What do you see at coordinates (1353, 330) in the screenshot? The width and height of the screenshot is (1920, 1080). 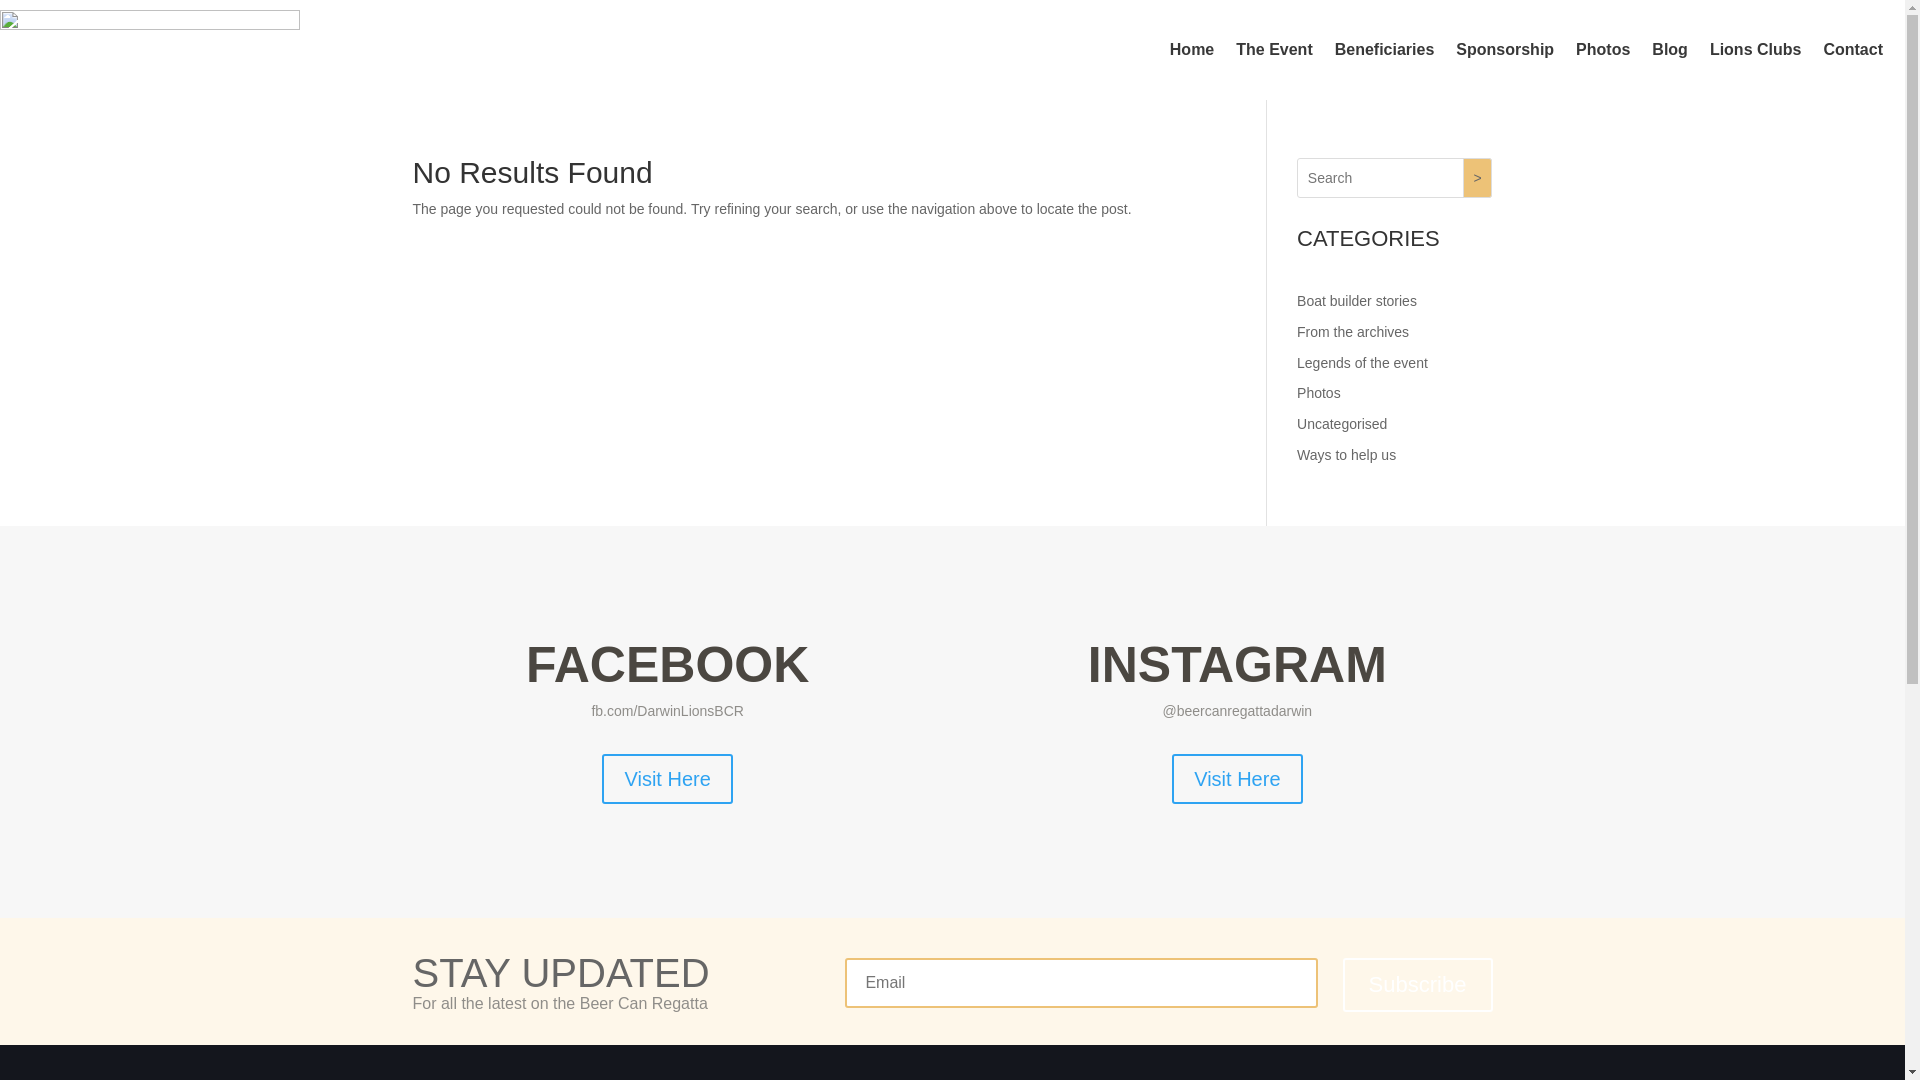 I see `'From the archives'` at bounding box center [1353, 330].